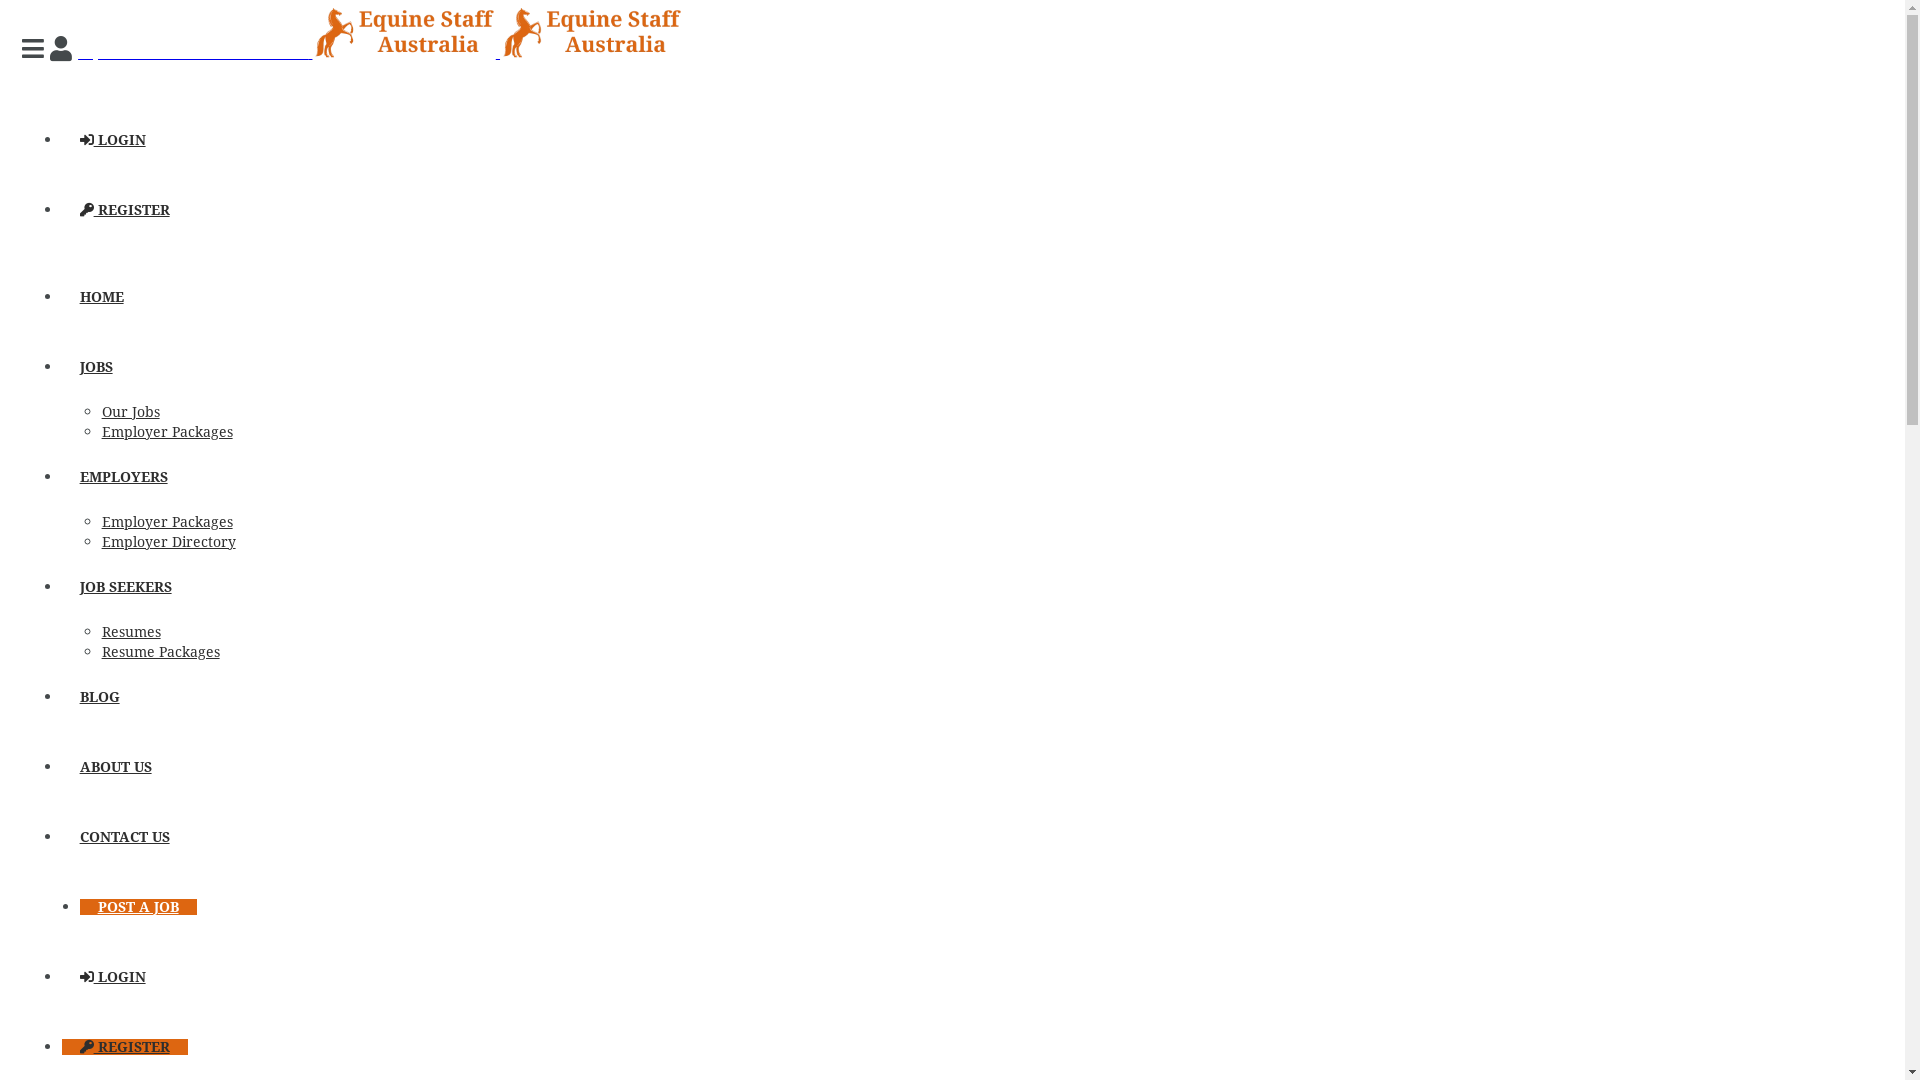  What do you see at coordinates (114, 766) in the screenshot?
I see `'ABOUT US'` at bounding box center [114, 766].